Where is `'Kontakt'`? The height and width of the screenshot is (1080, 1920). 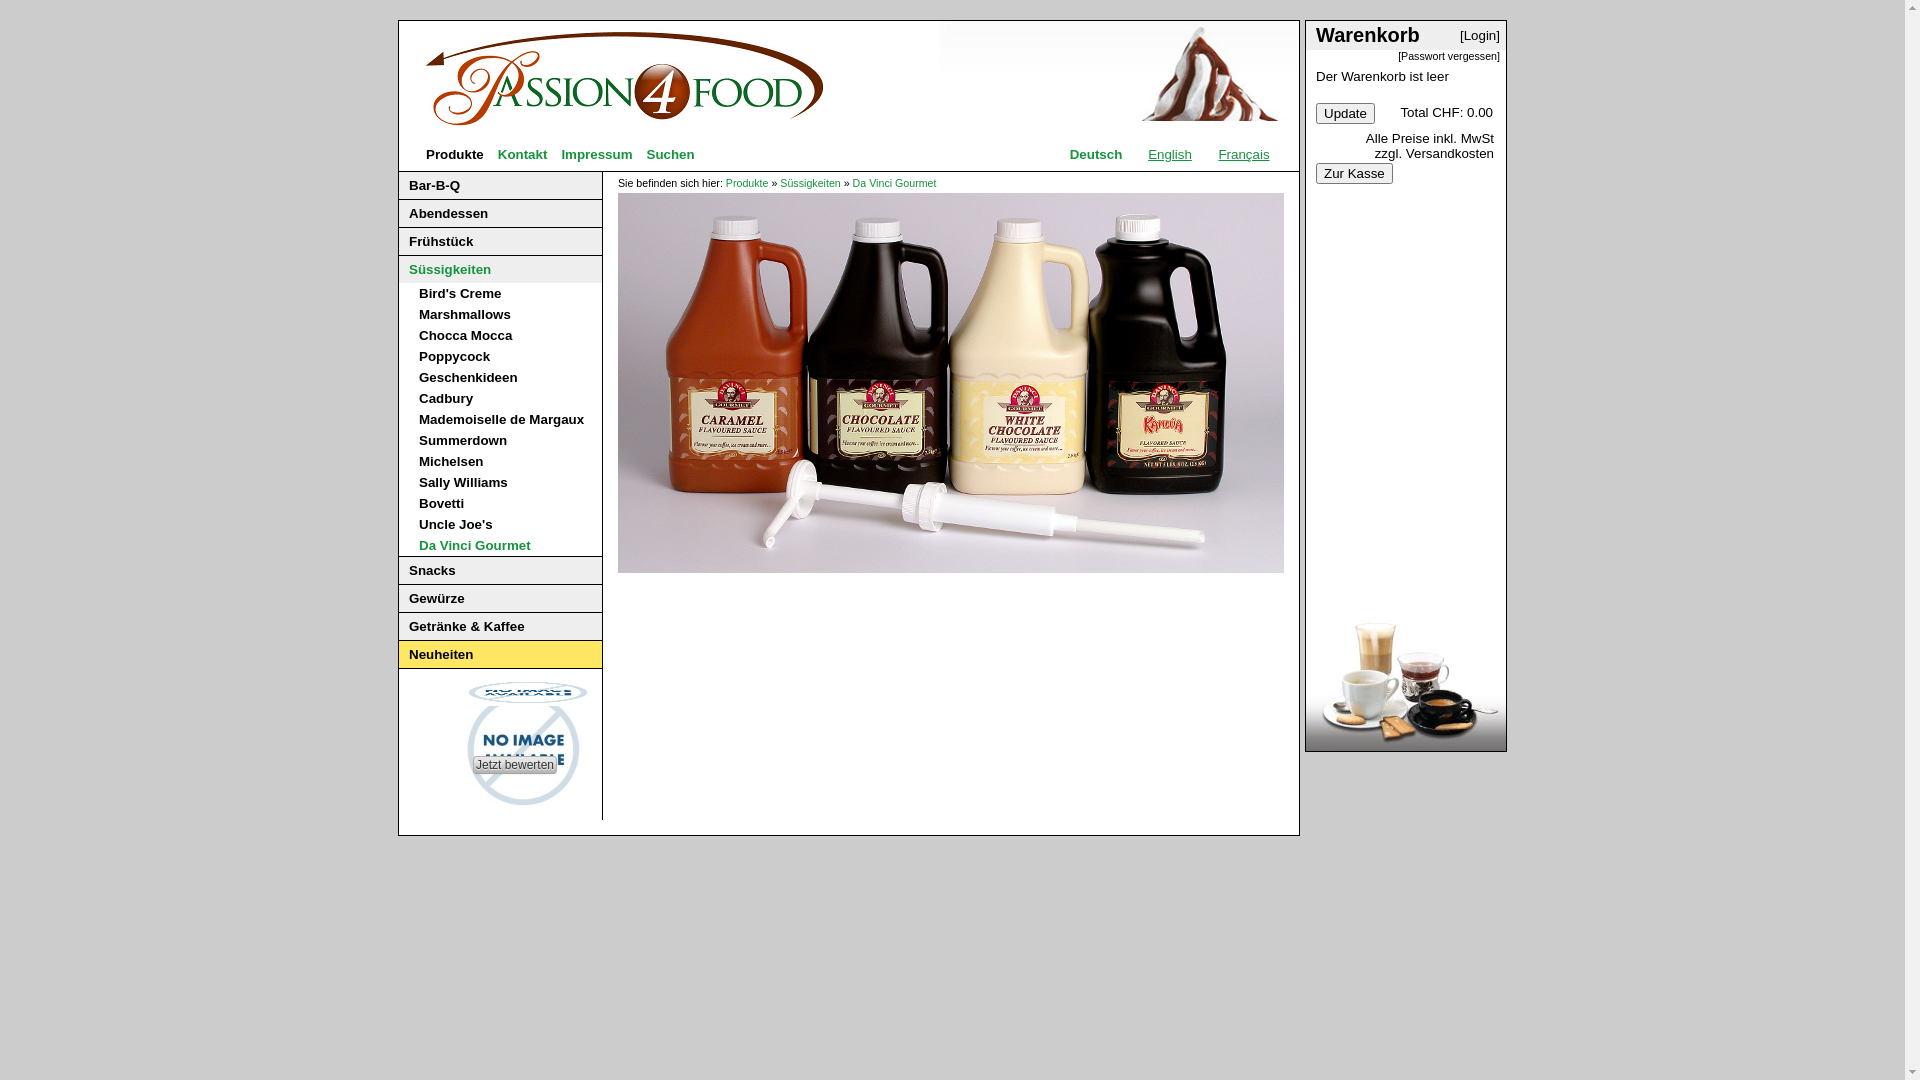 'Kontakt' is located at coordinates (523, 153).